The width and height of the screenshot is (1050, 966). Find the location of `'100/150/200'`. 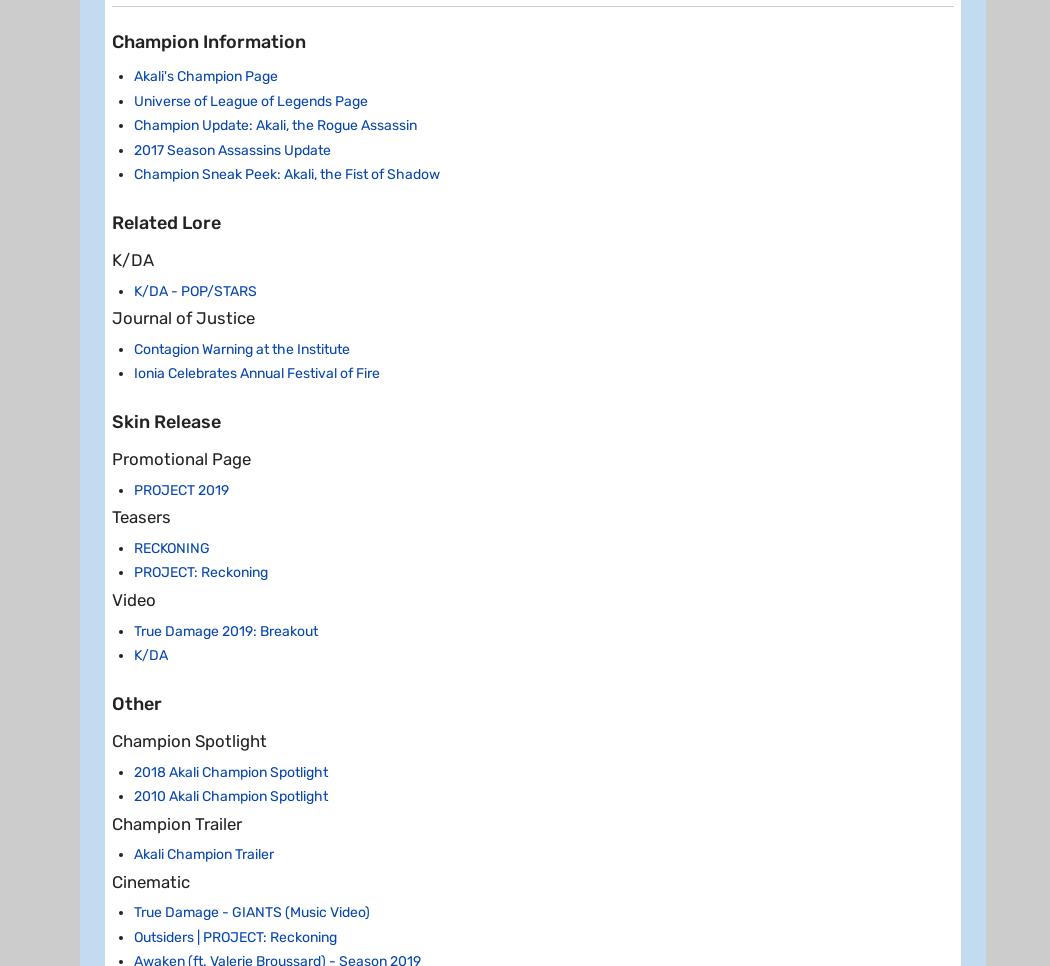

'100/150/200' is located at coordinates (336, 154).